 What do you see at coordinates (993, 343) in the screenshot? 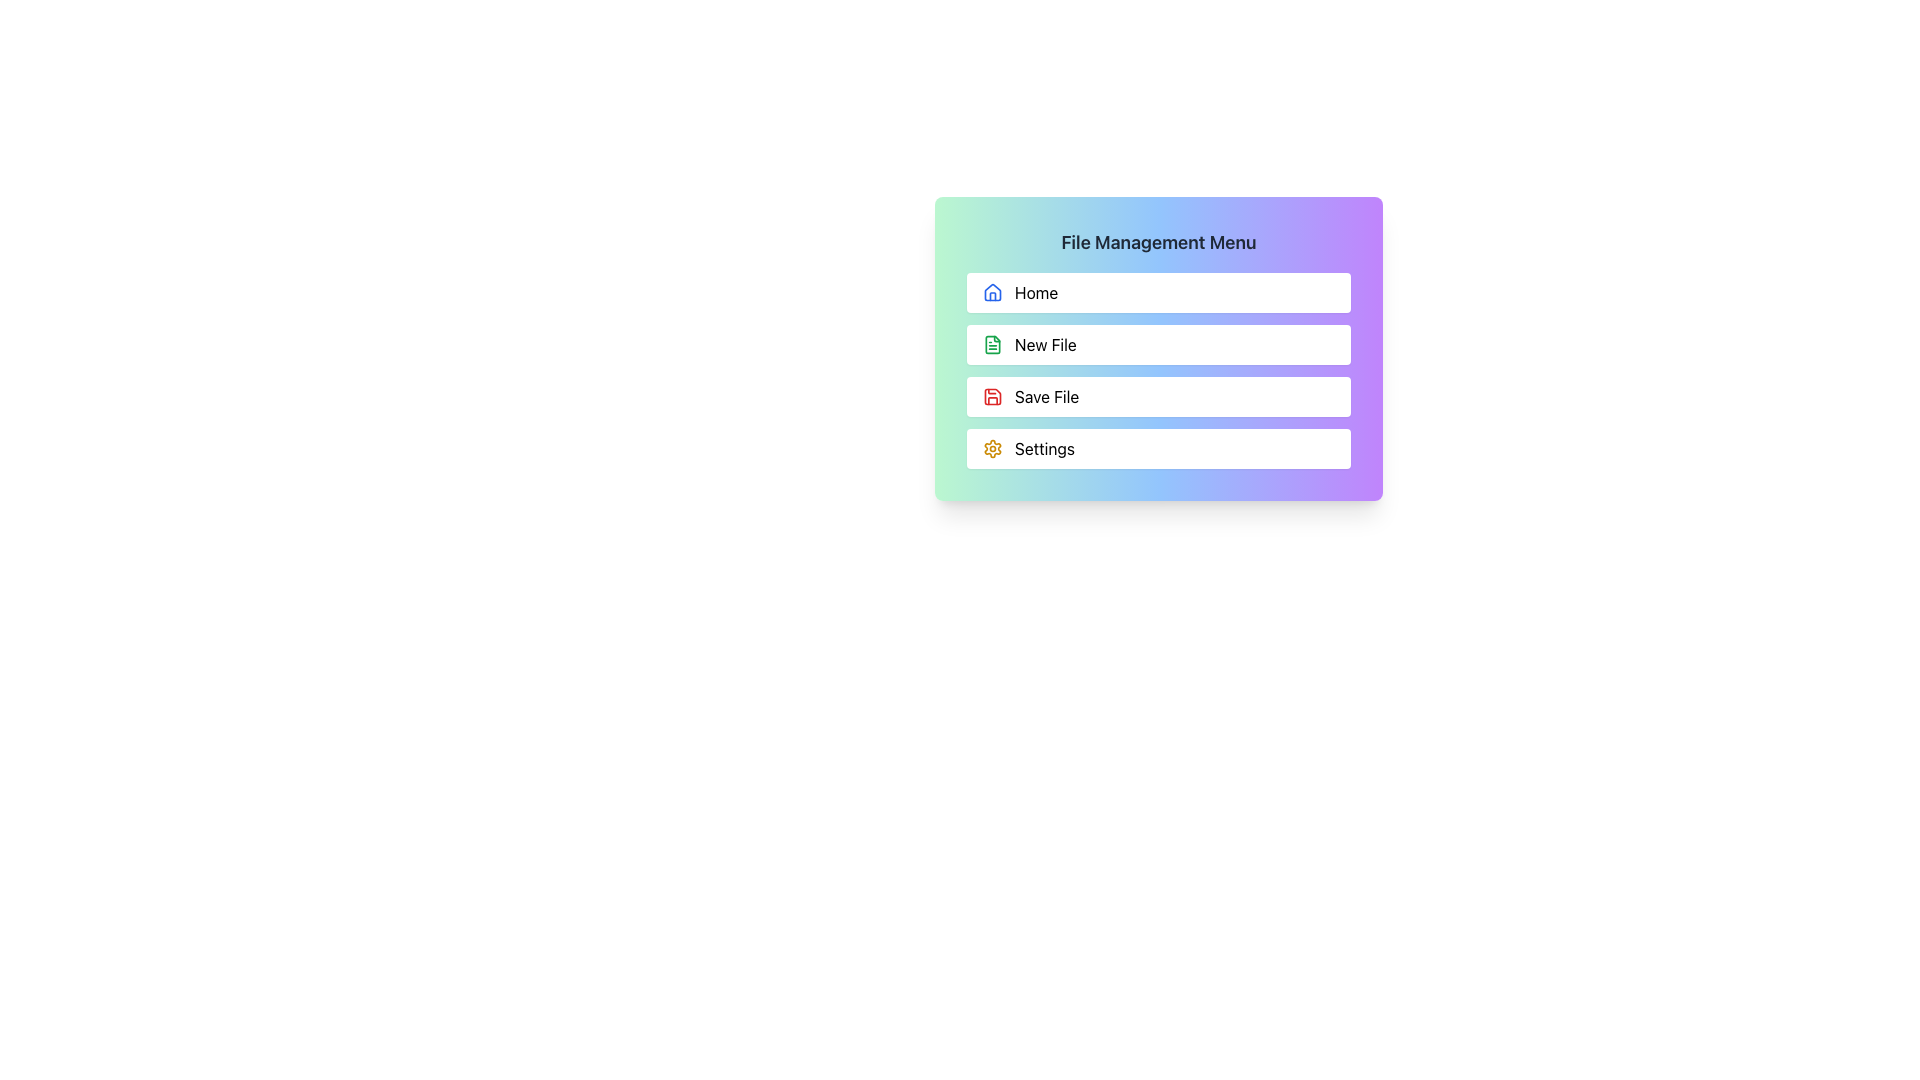
I see `the graphical representation of the 'Save File' icon located in the navigation menu of the 'File Management Menu'` at bounding box center [993, 343].